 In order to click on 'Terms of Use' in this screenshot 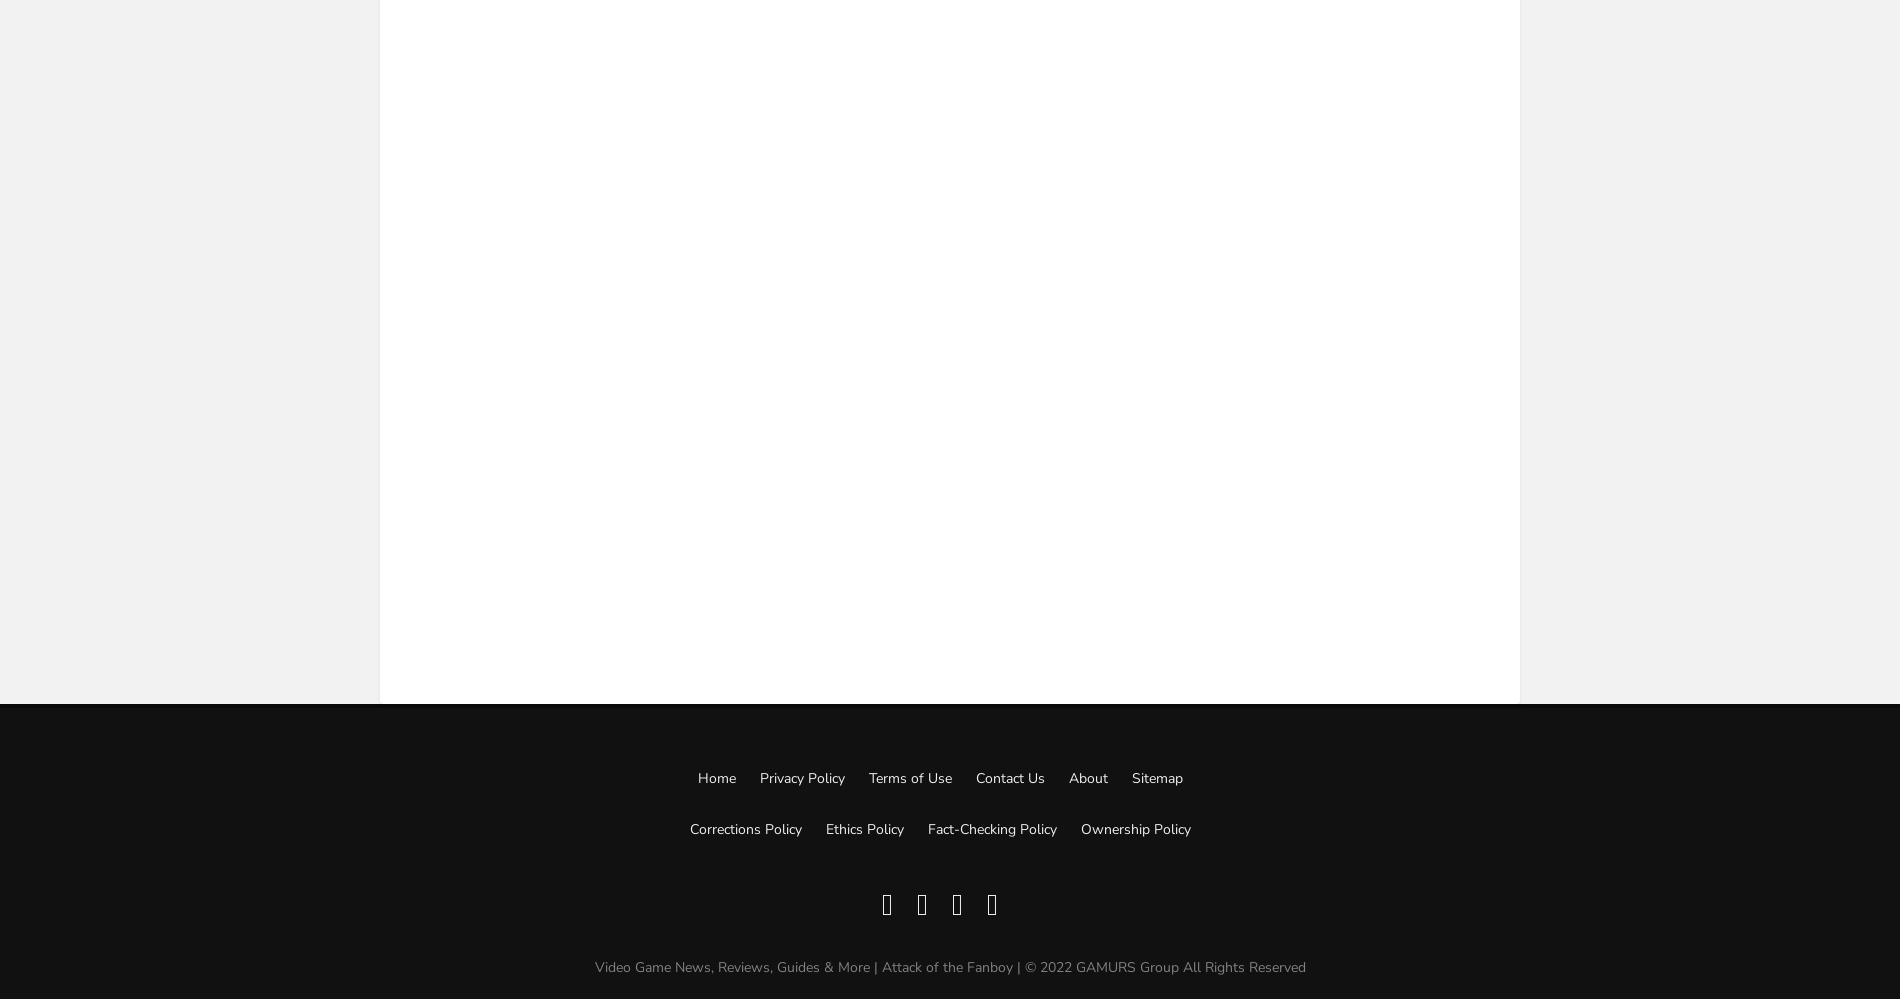, I will do `click(908, 778)`.